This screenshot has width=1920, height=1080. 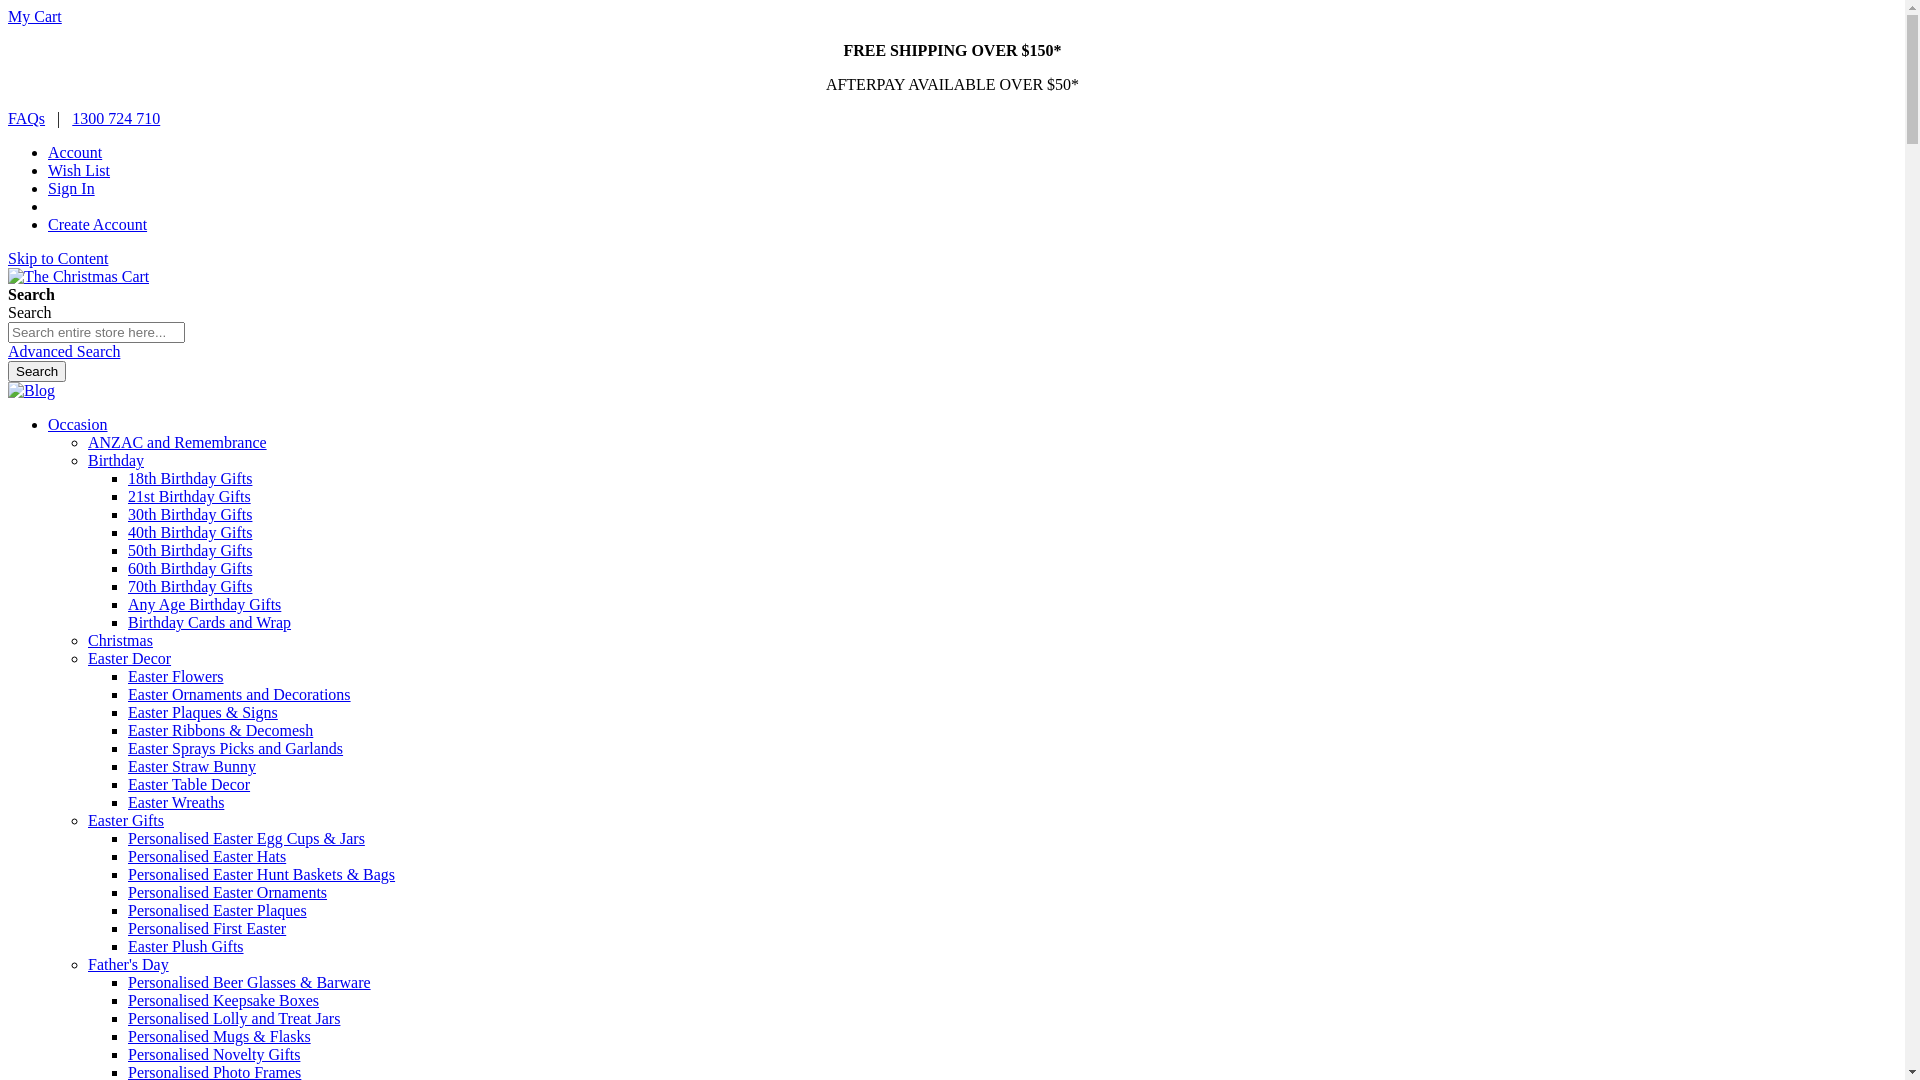 I want to click on 'Occasion', so click(x=77, y=423).